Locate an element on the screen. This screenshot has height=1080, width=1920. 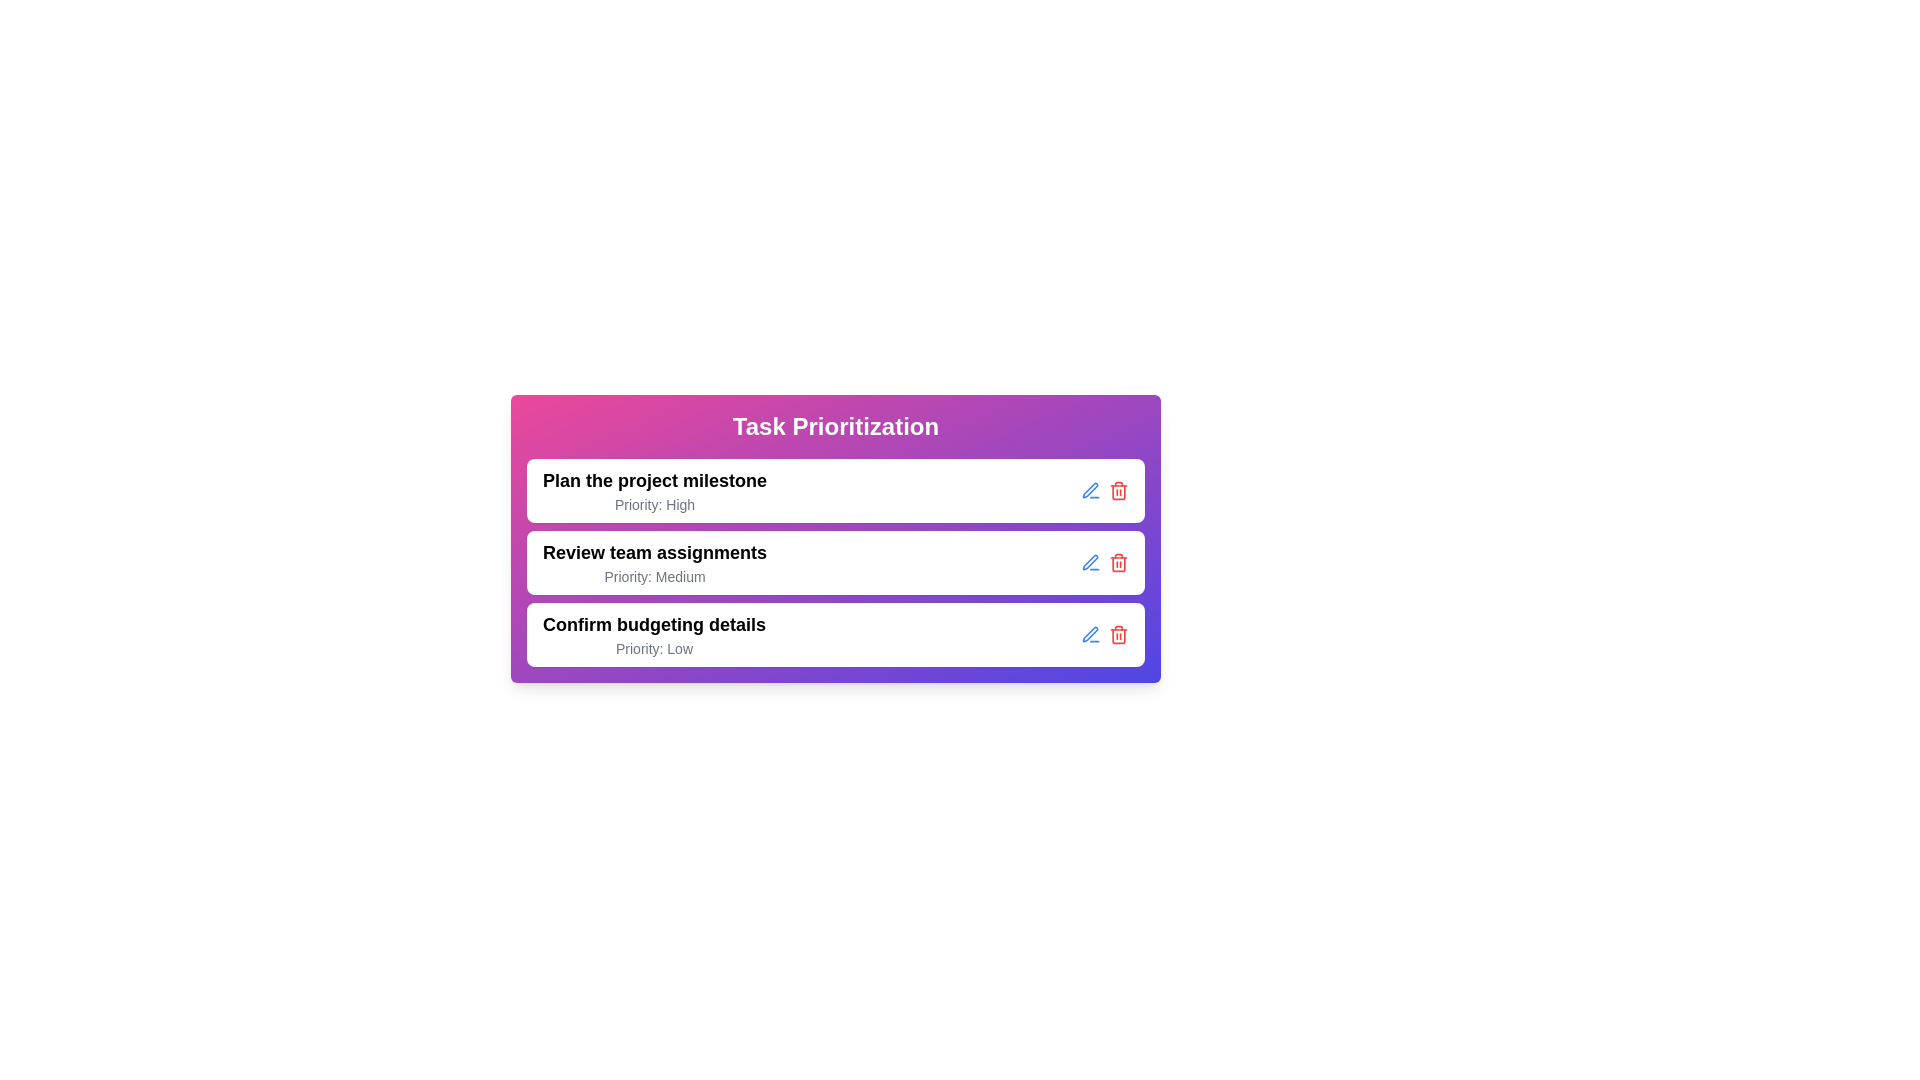
the trash icon button on the task management UI, which is the second of three sibling icons is located at coordinates (1117, 563).